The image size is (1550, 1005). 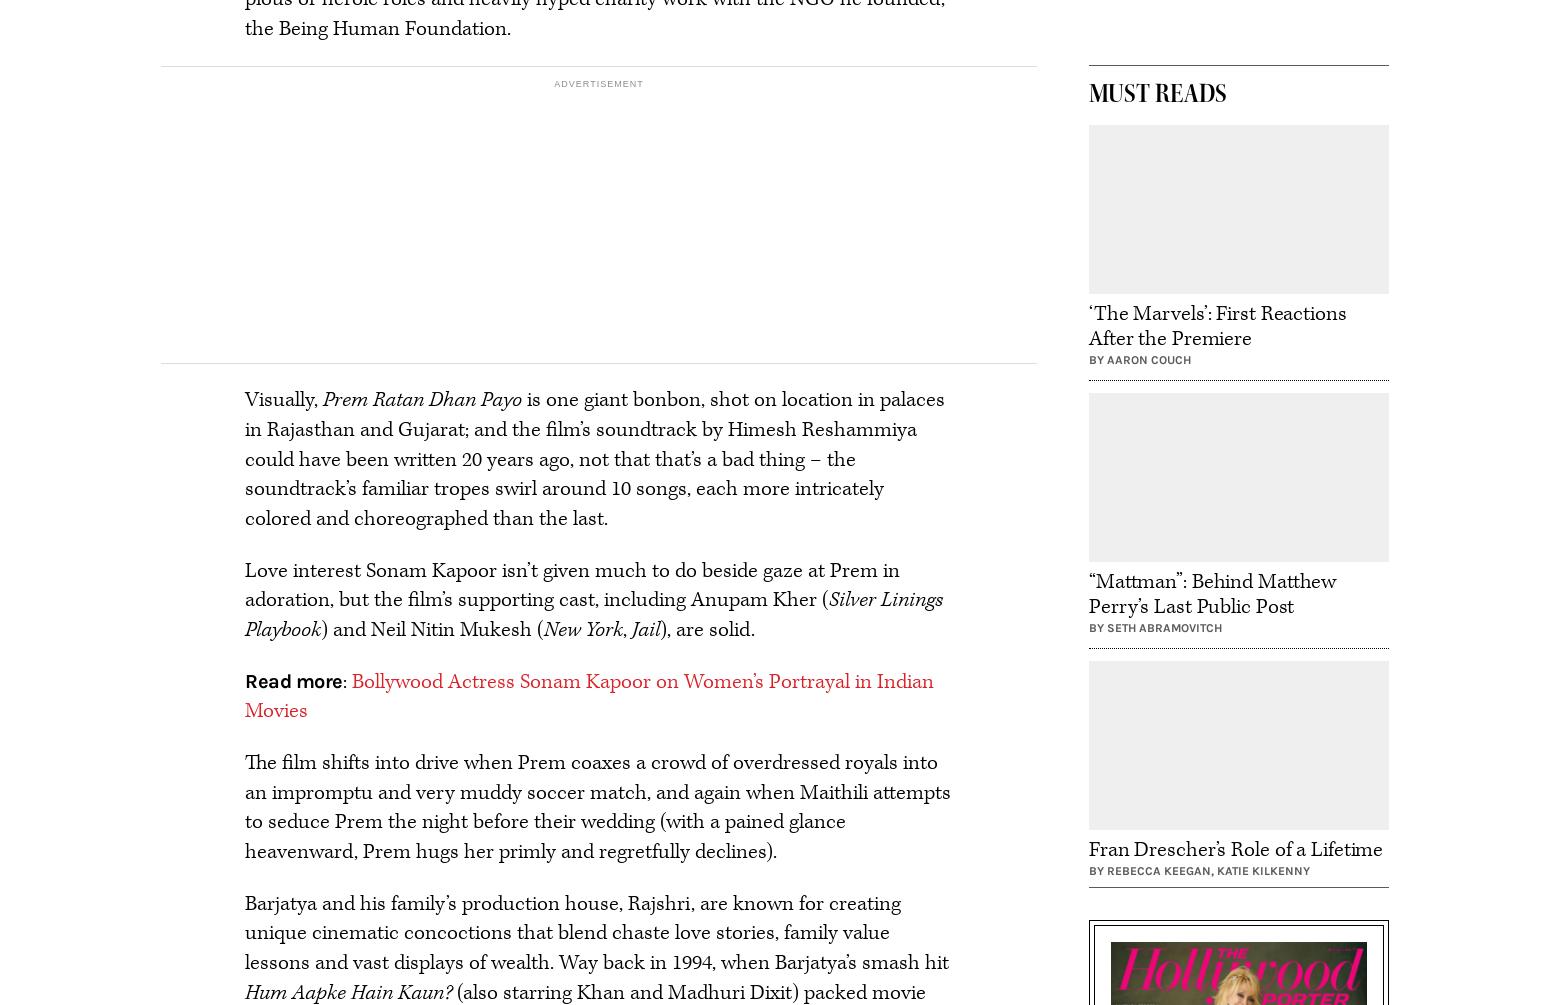 I want to click on 'Rebecca Keegan', so click(x=1157, y=869).